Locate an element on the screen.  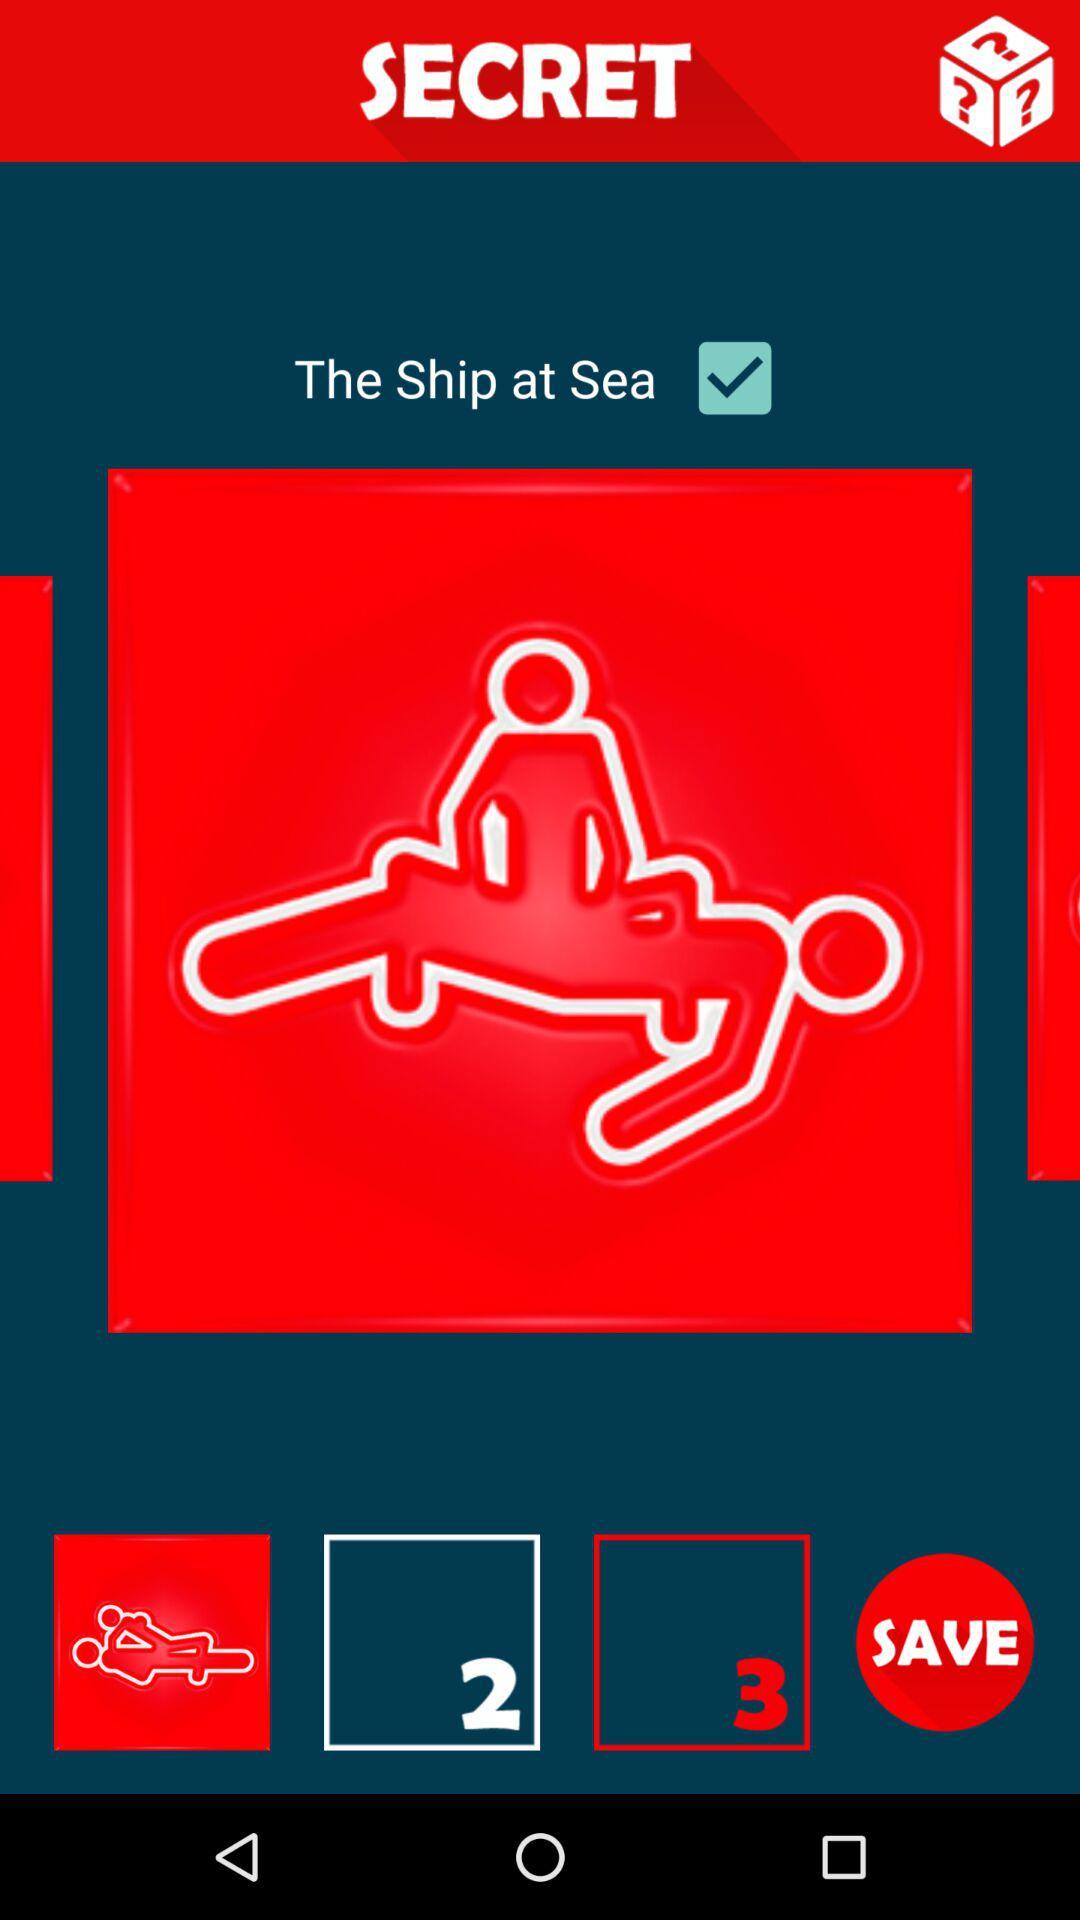
check the item is located at coordinates (735, 378).